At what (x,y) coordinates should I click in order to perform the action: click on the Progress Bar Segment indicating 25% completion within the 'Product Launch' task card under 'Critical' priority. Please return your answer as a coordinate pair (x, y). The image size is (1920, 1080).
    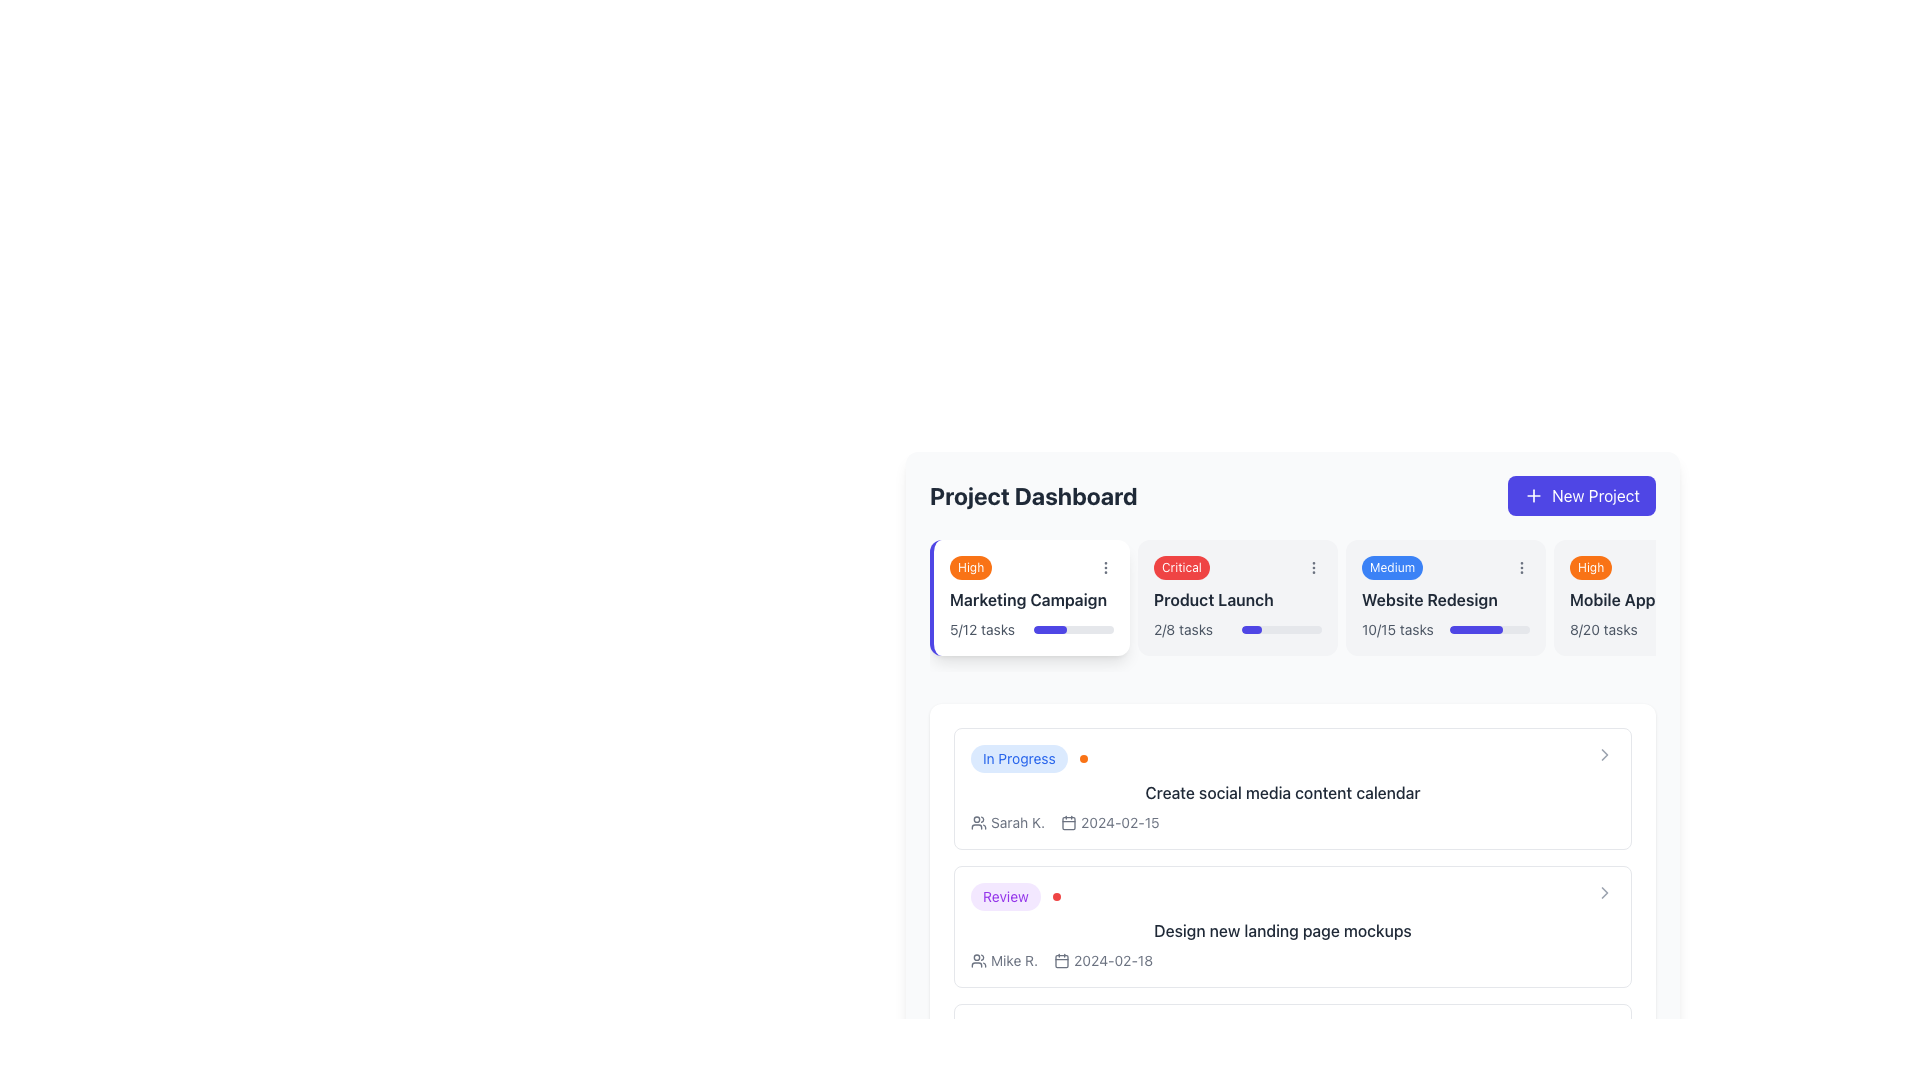
    Looking at the image, I should click on (1251, 628).